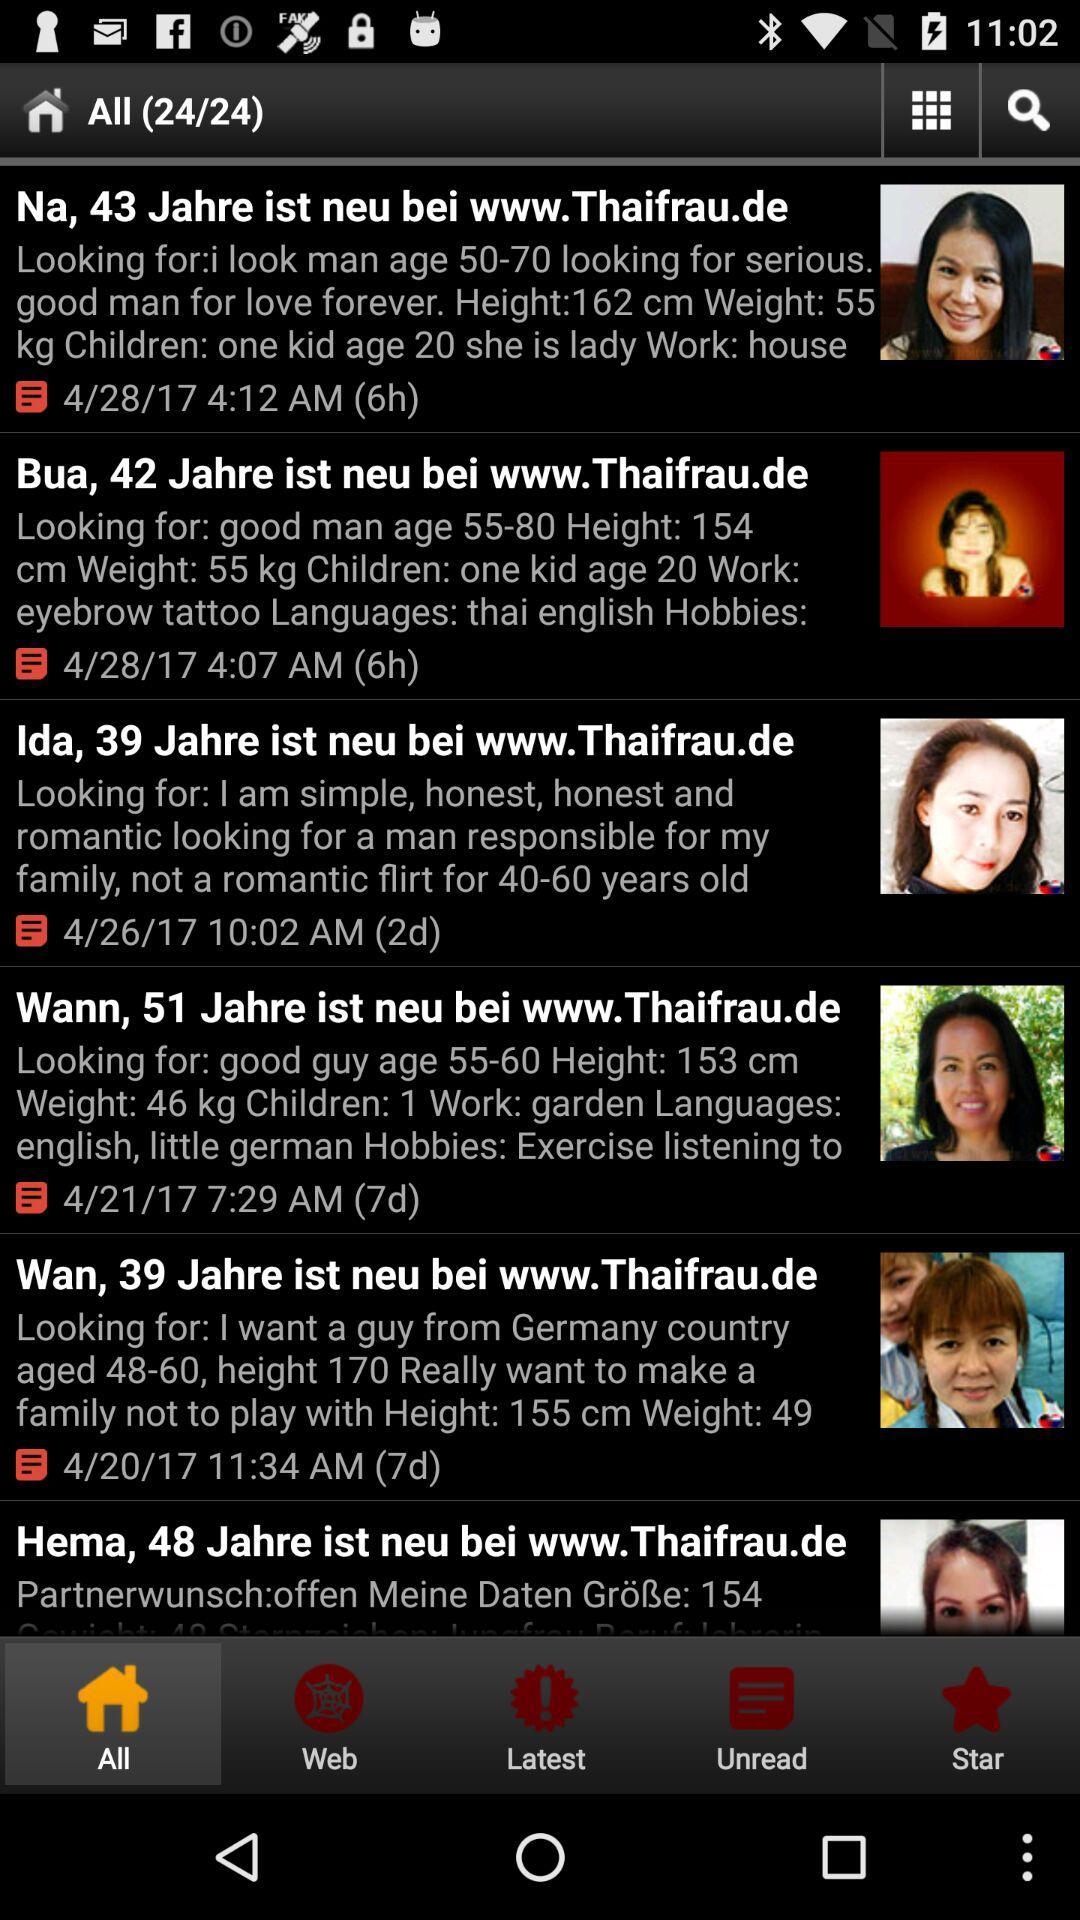 Image resolution: width=1080 pixels, height=1920 pixels. Describe the element at coordinates (113, 1713) in the screenshot. I see `return to home button` at that location.